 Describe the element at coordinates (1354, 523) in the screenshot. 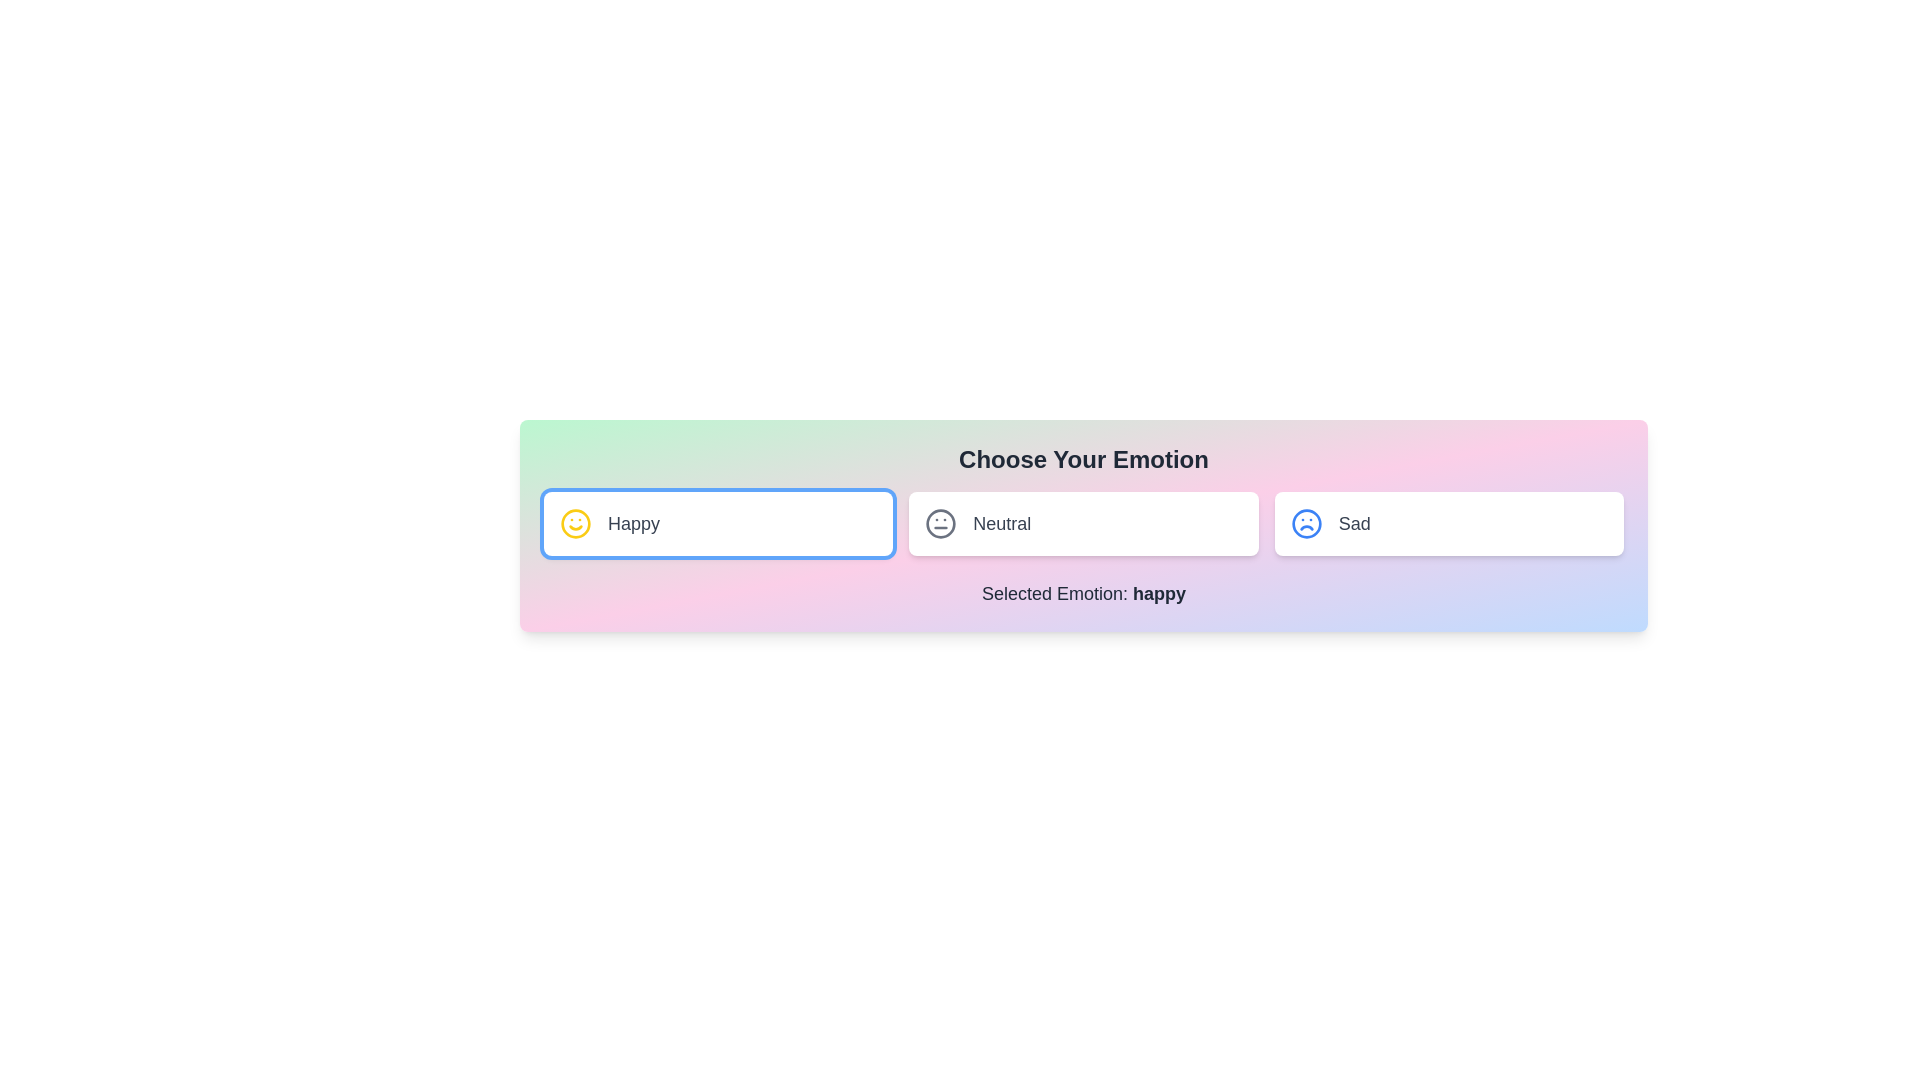

I see `the 'Sad' text label` at that location.